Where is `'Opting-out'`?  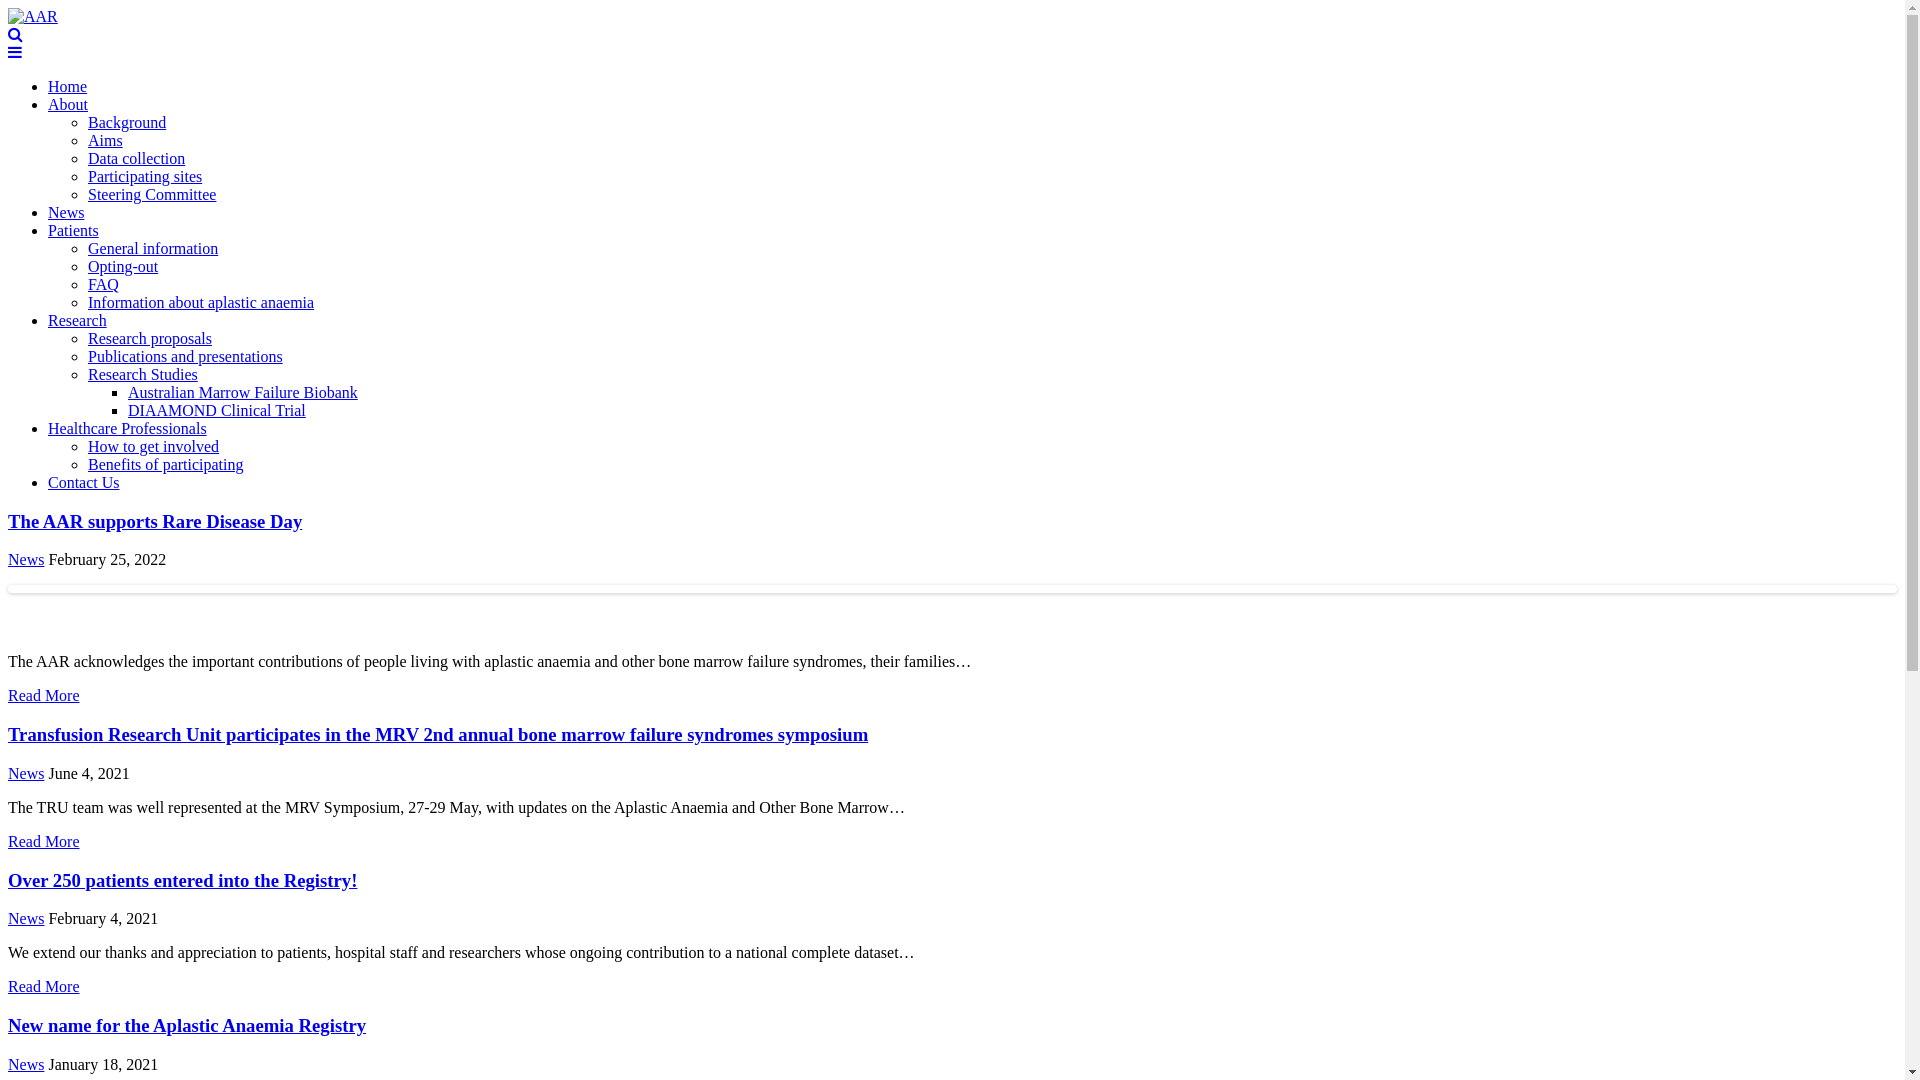 'Opting-out' is located at coordinates (122, 265).